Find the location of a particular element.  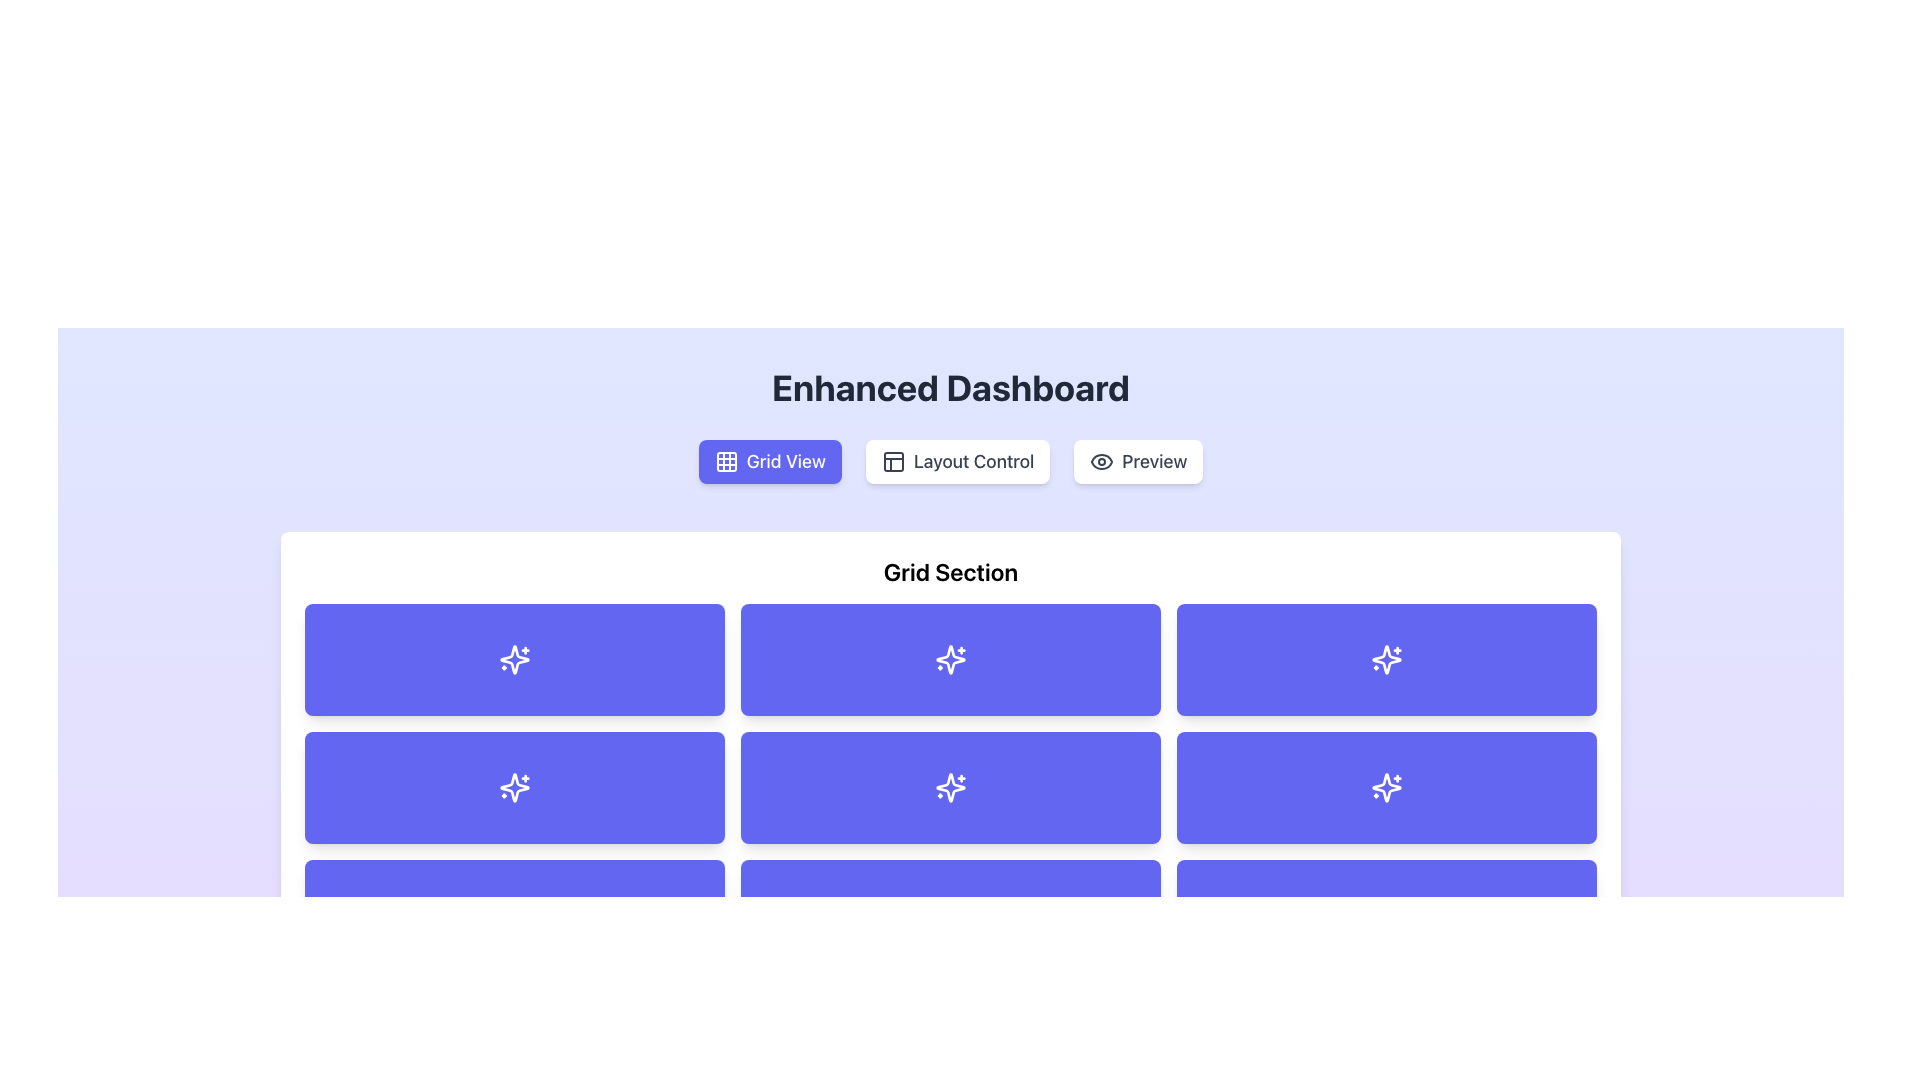

the middle button in the horizontal group of three buttons located at the top center of the interface beneath the heading 'Enhanced Dashboard' is located at coordinates (957, 462).